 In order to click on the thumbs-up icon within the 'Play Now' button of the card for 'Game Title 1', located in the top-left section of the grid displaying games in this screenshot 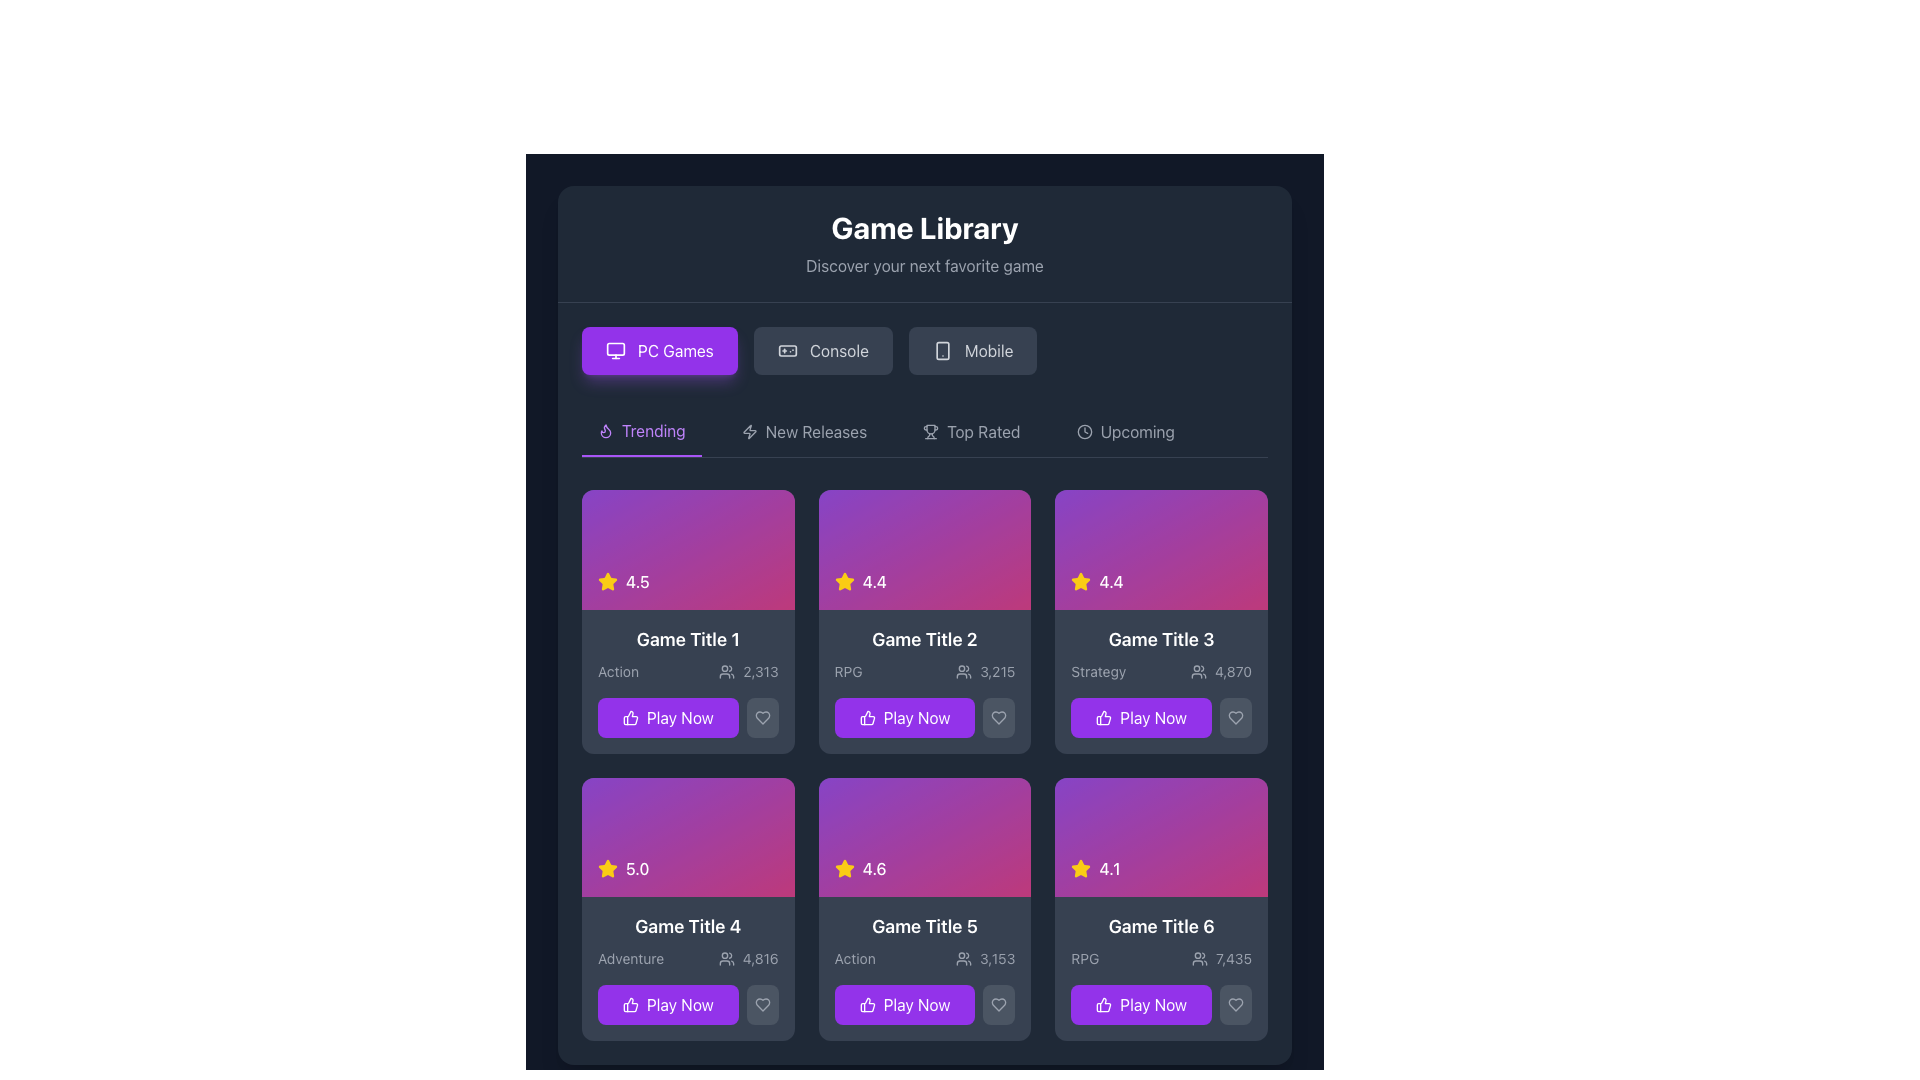, I will do `click(629, 716)`.